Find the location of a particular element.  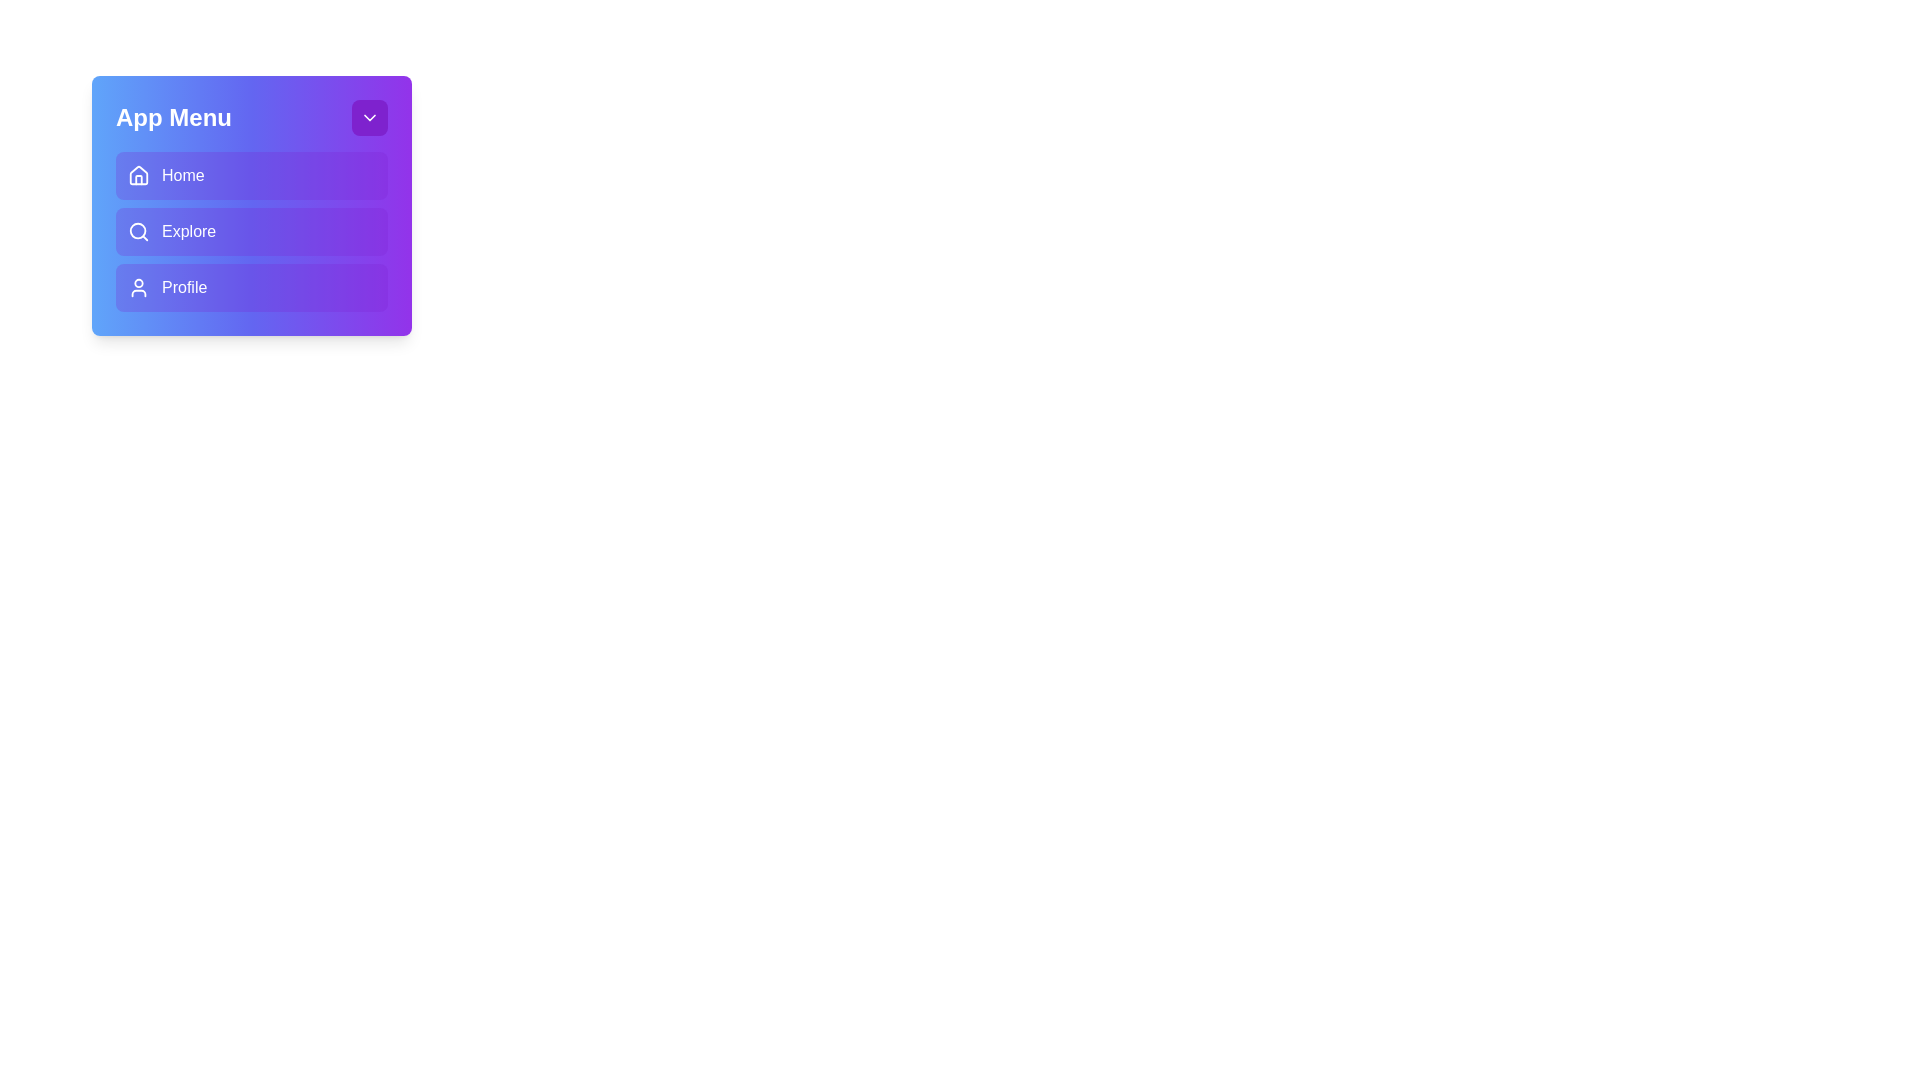

the home icon in the top row of the vertical menu list, which is the first interactive item labeled 'Home' is located at coordinates (138, 173).